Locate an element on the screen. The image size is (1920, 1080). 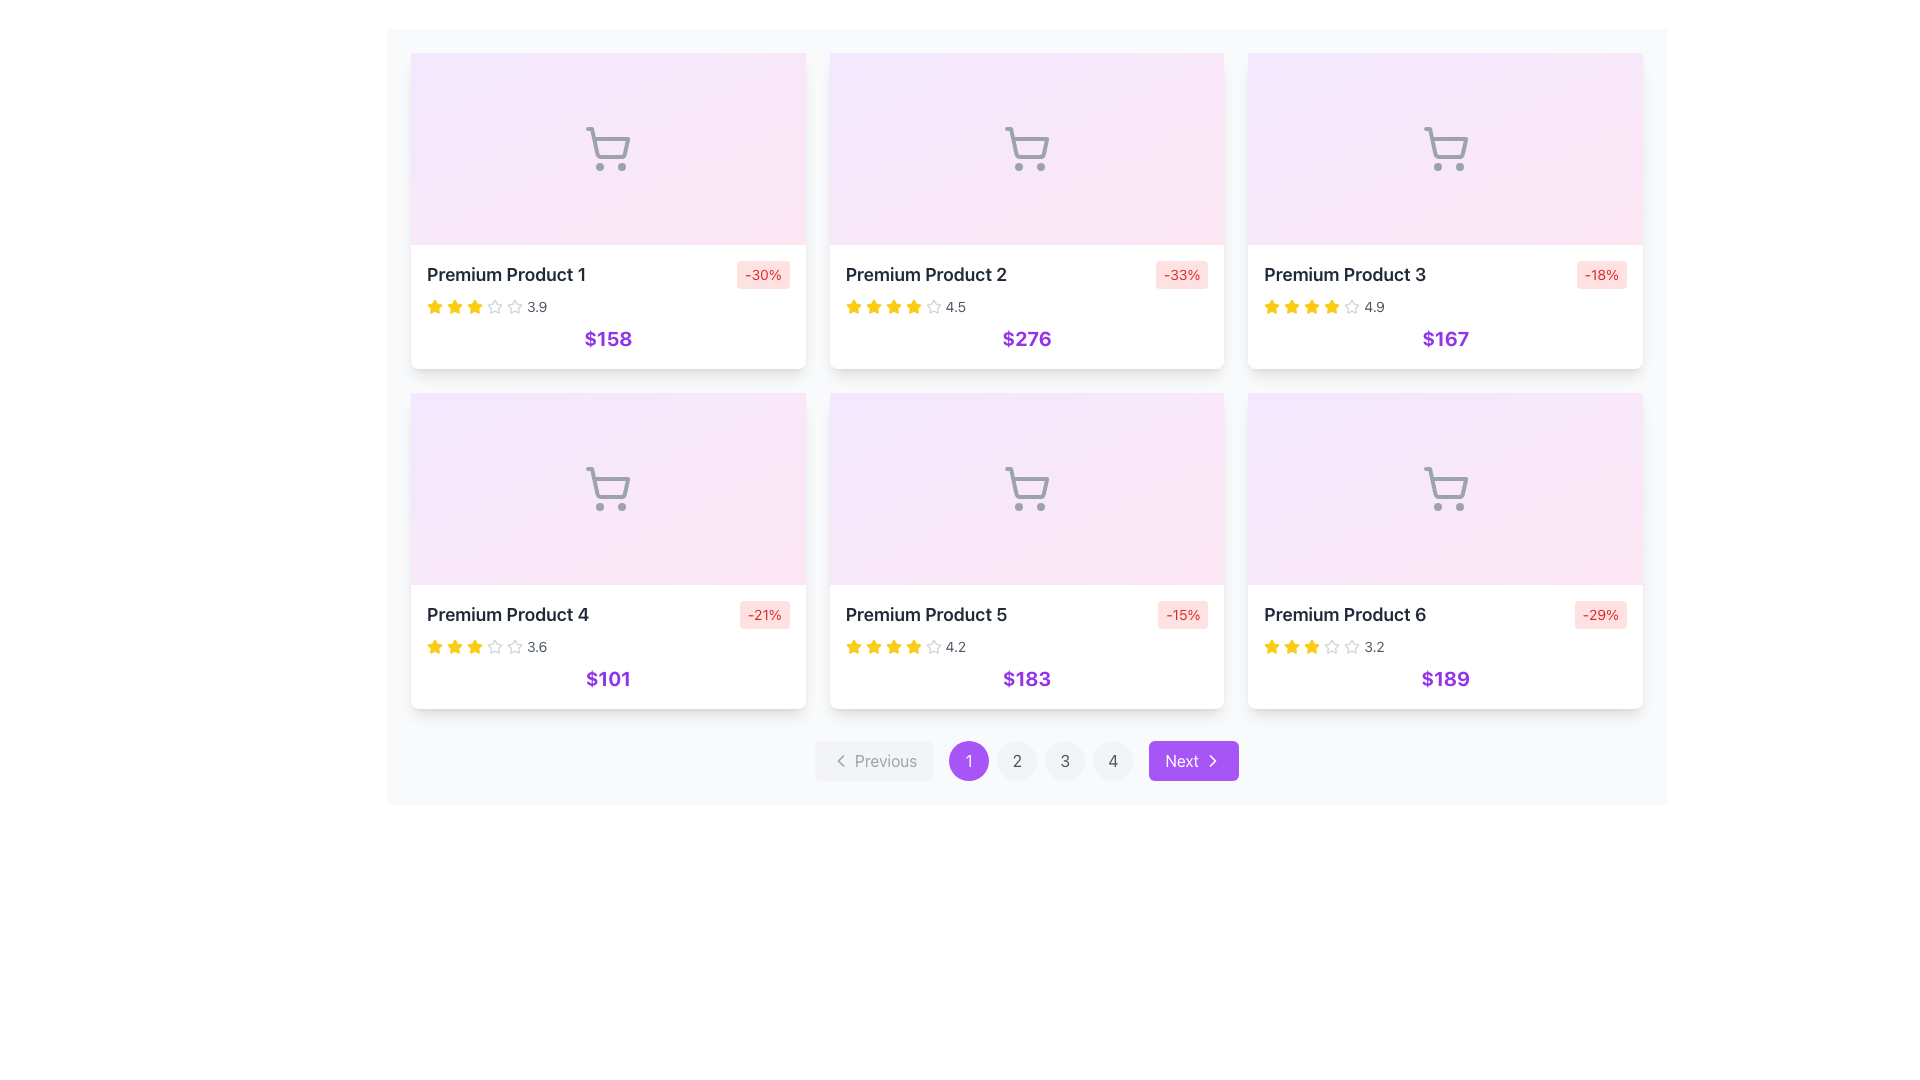
the first rating star icon for the product titled 'Premium Product 4' is located at coordinates (454, 646).